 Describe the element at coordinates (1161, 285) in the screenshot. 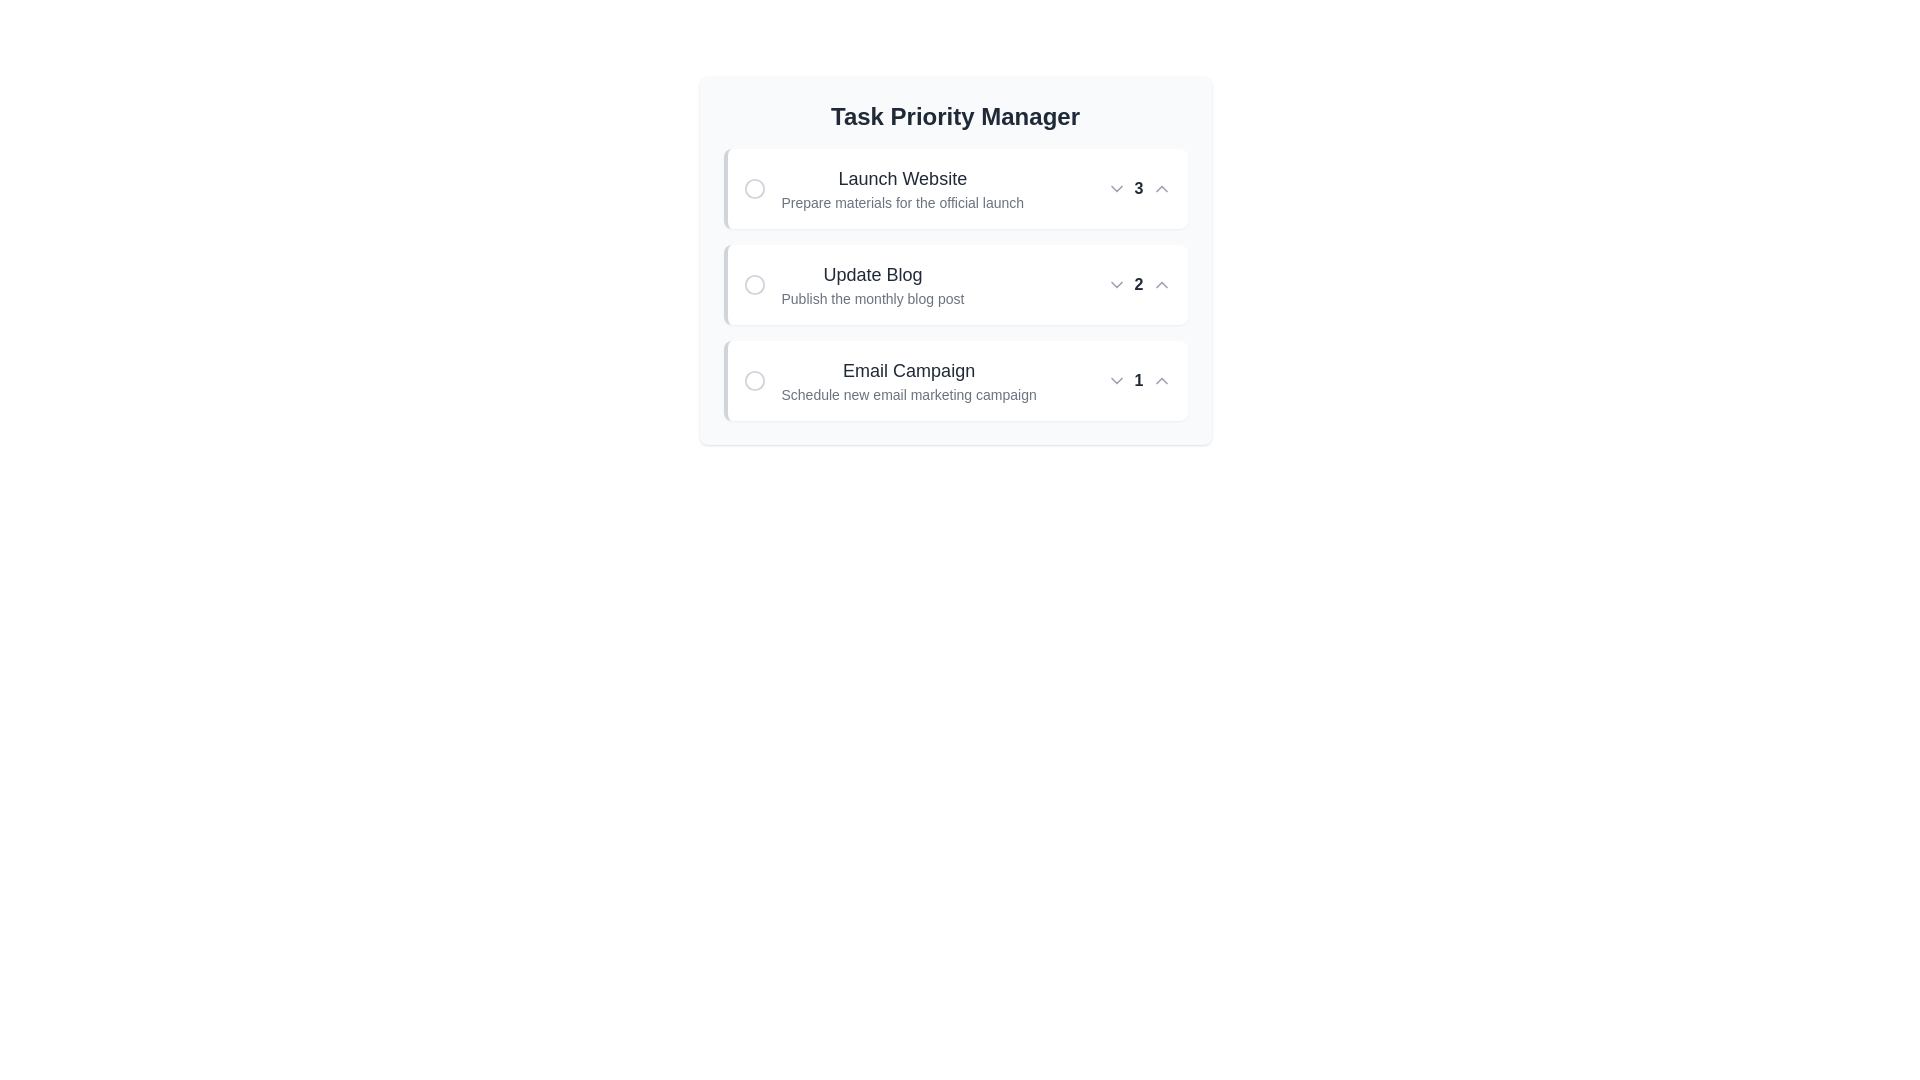

I see `the small upward-facing chevron icon button located in the 'Update Blog' task, which changes to a darker shade when hovered over` at that location.